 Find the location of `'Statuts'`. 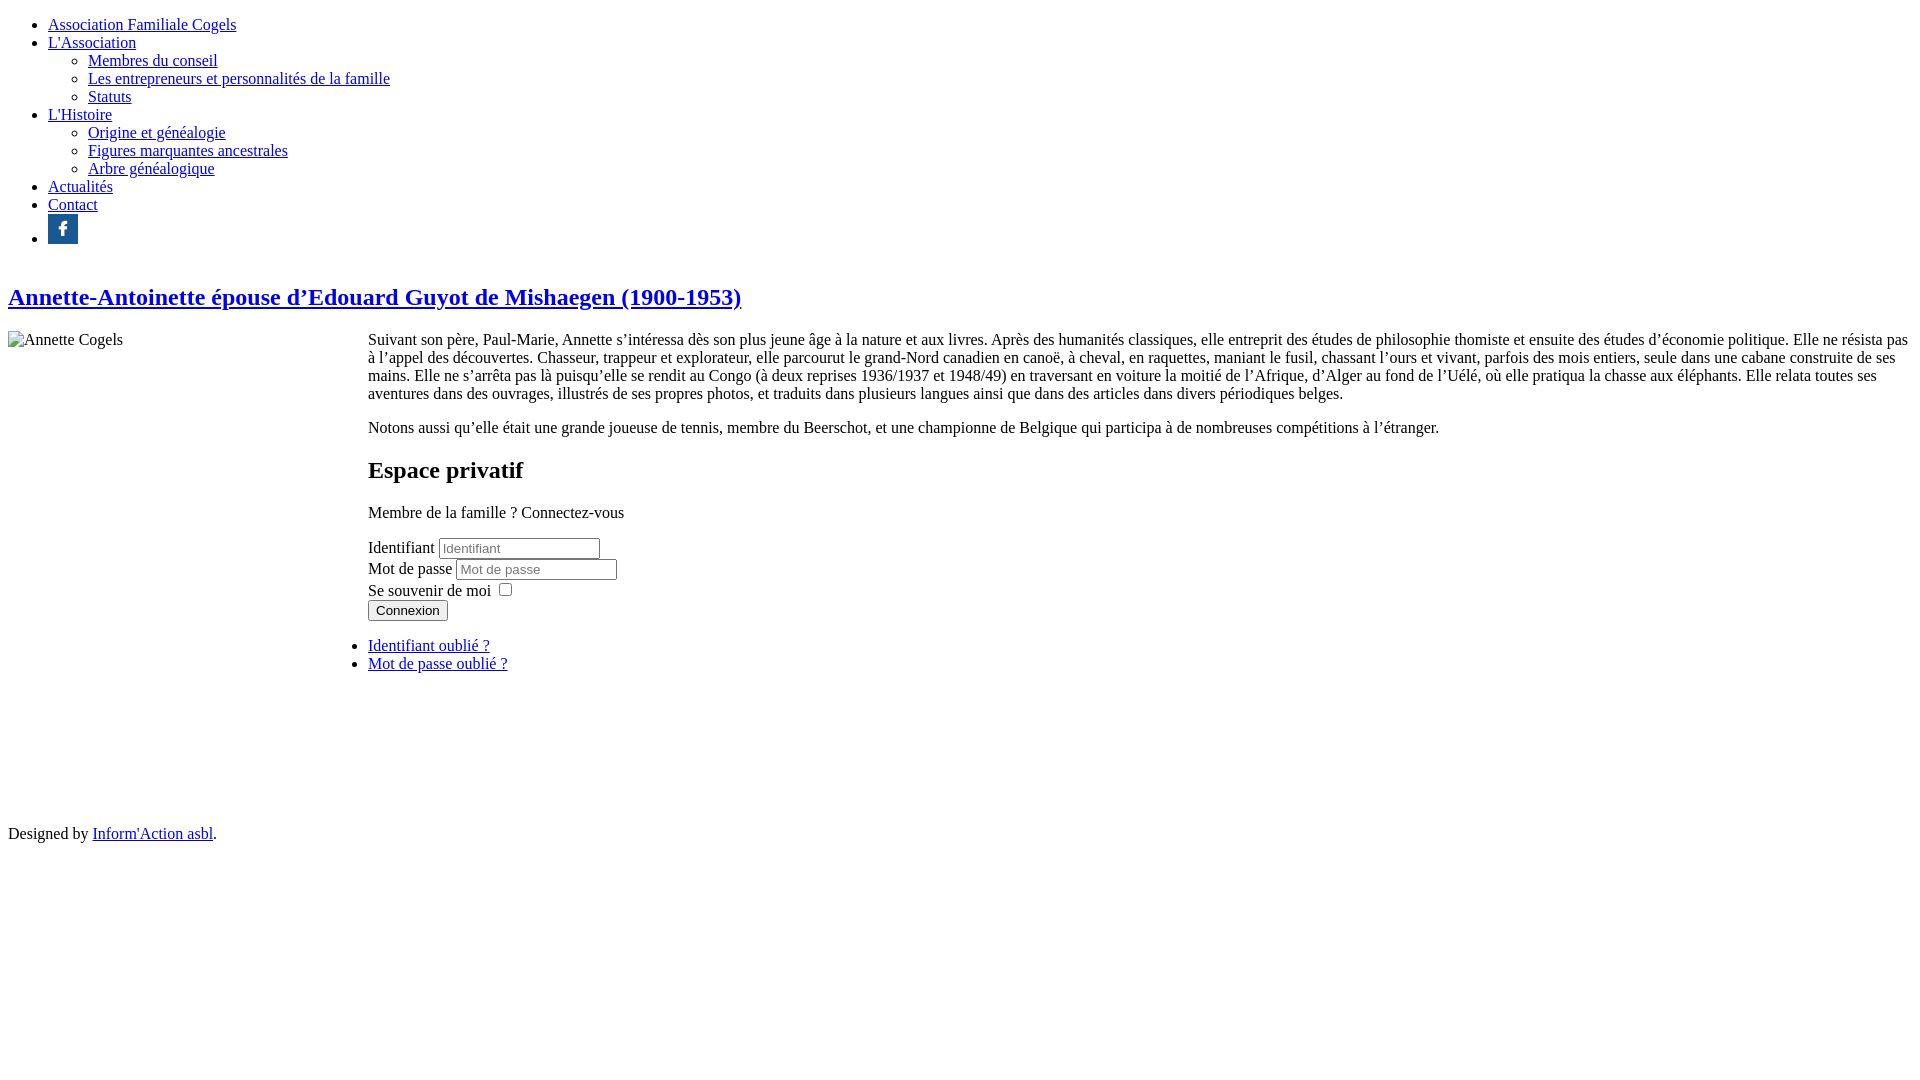

'Statuts' is located at coordinates (86, 96).